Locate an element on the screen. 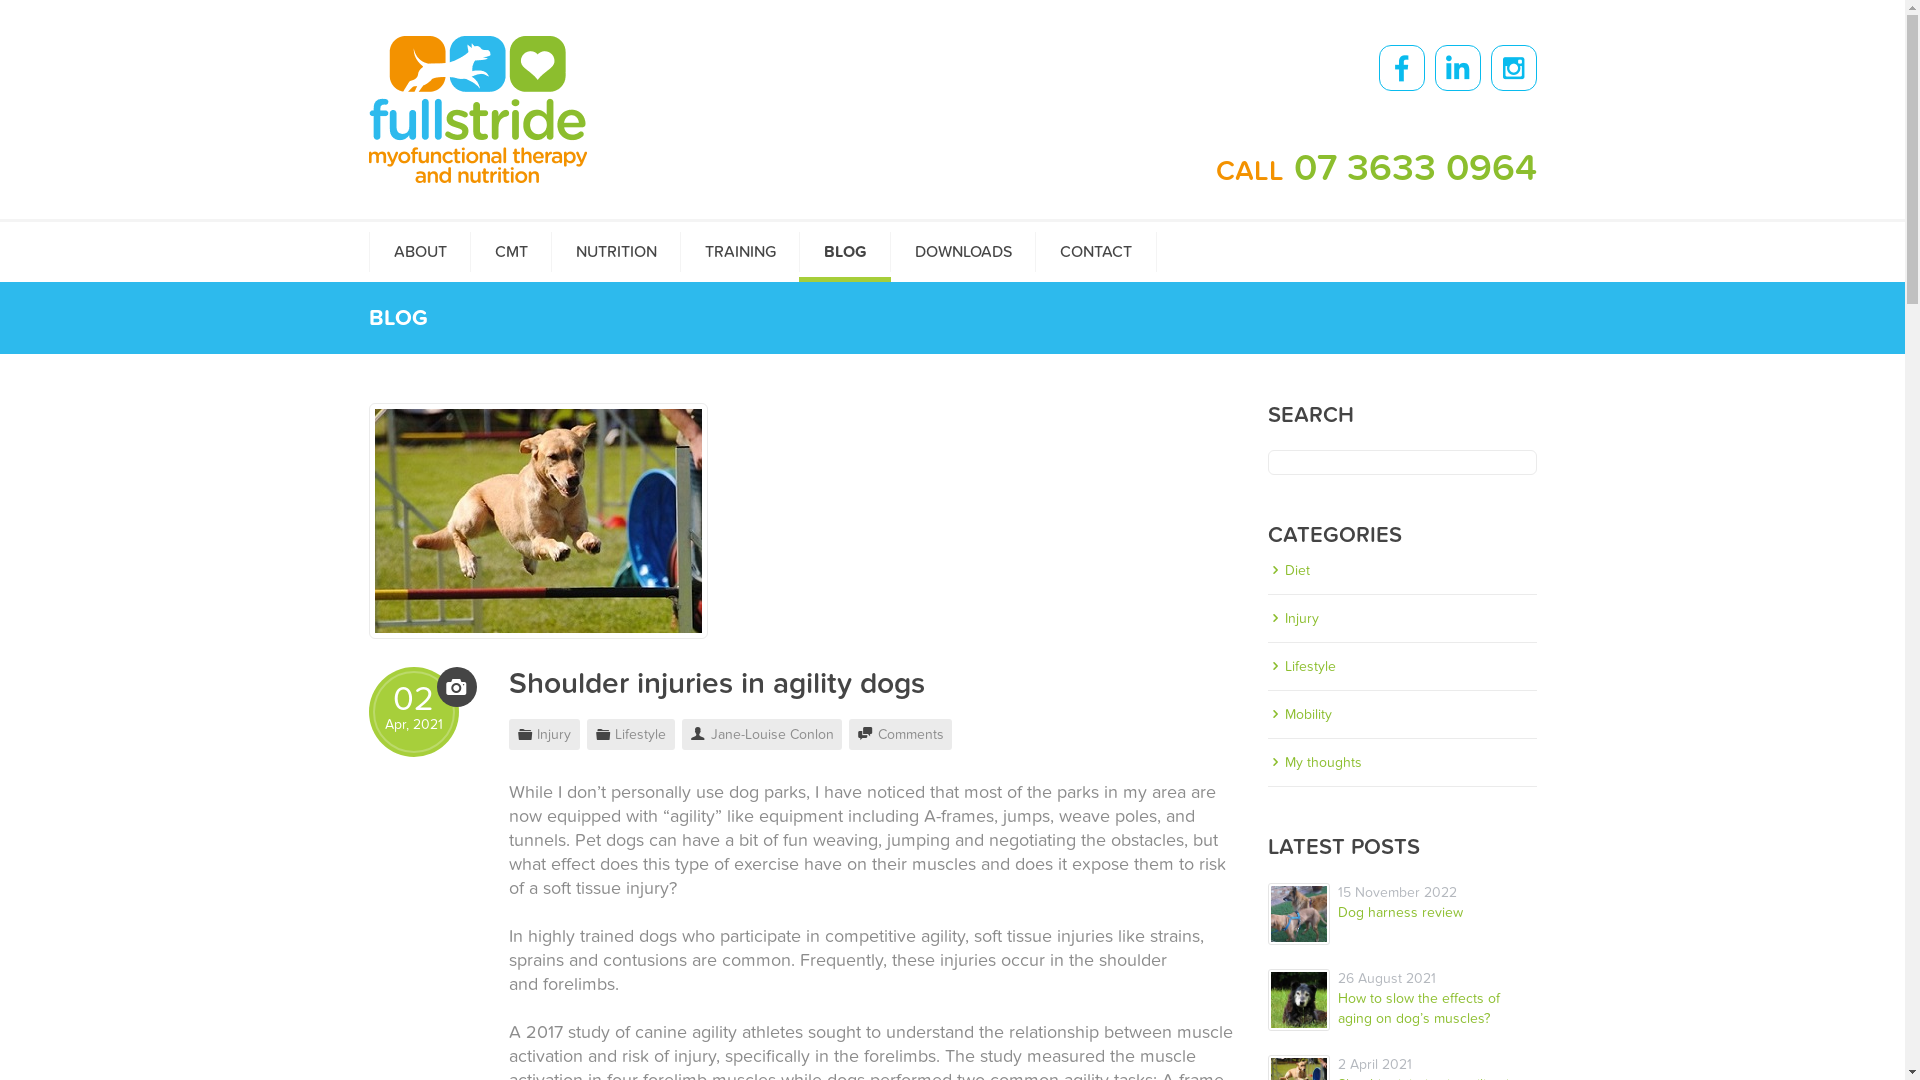  'My thoughts' is located at coordinates (1401, 762).